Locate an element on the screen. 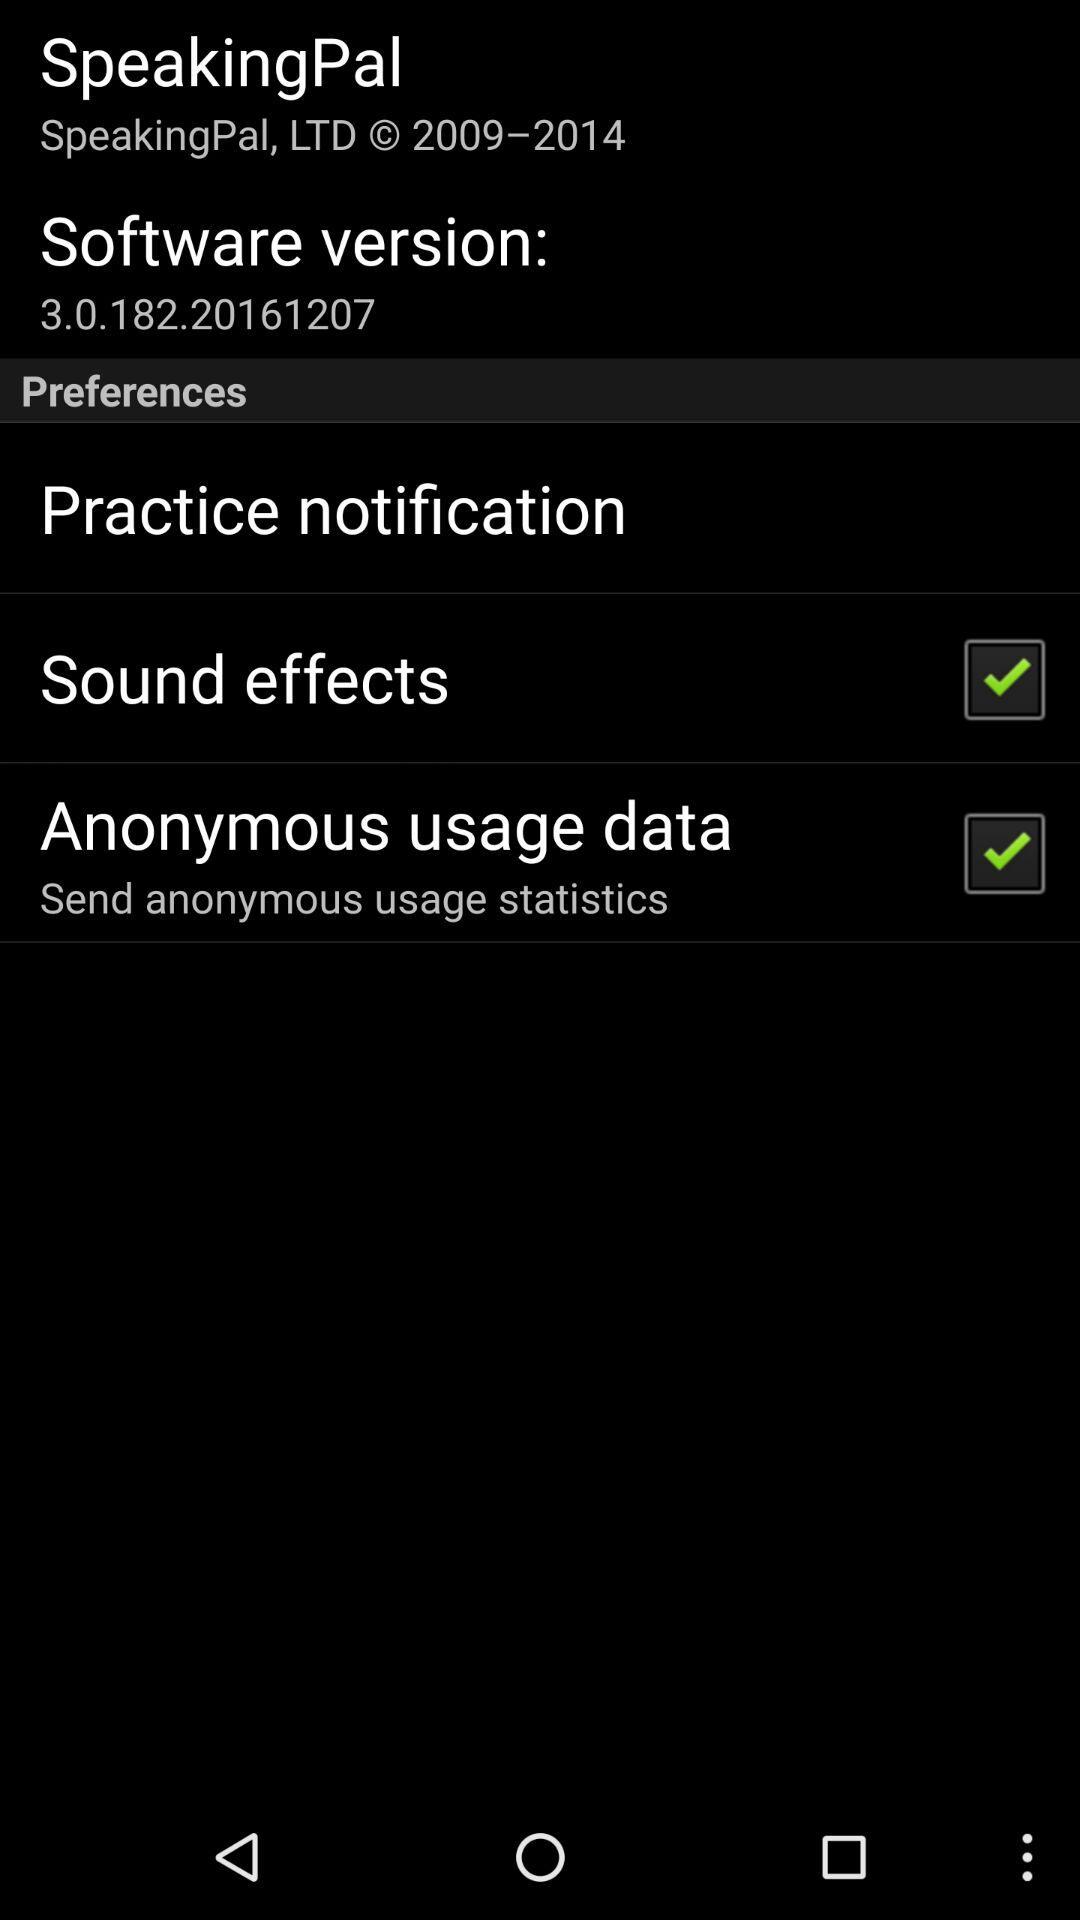 The image size is (1080, 1920). item below software version: is located at coordinates (207, 311).